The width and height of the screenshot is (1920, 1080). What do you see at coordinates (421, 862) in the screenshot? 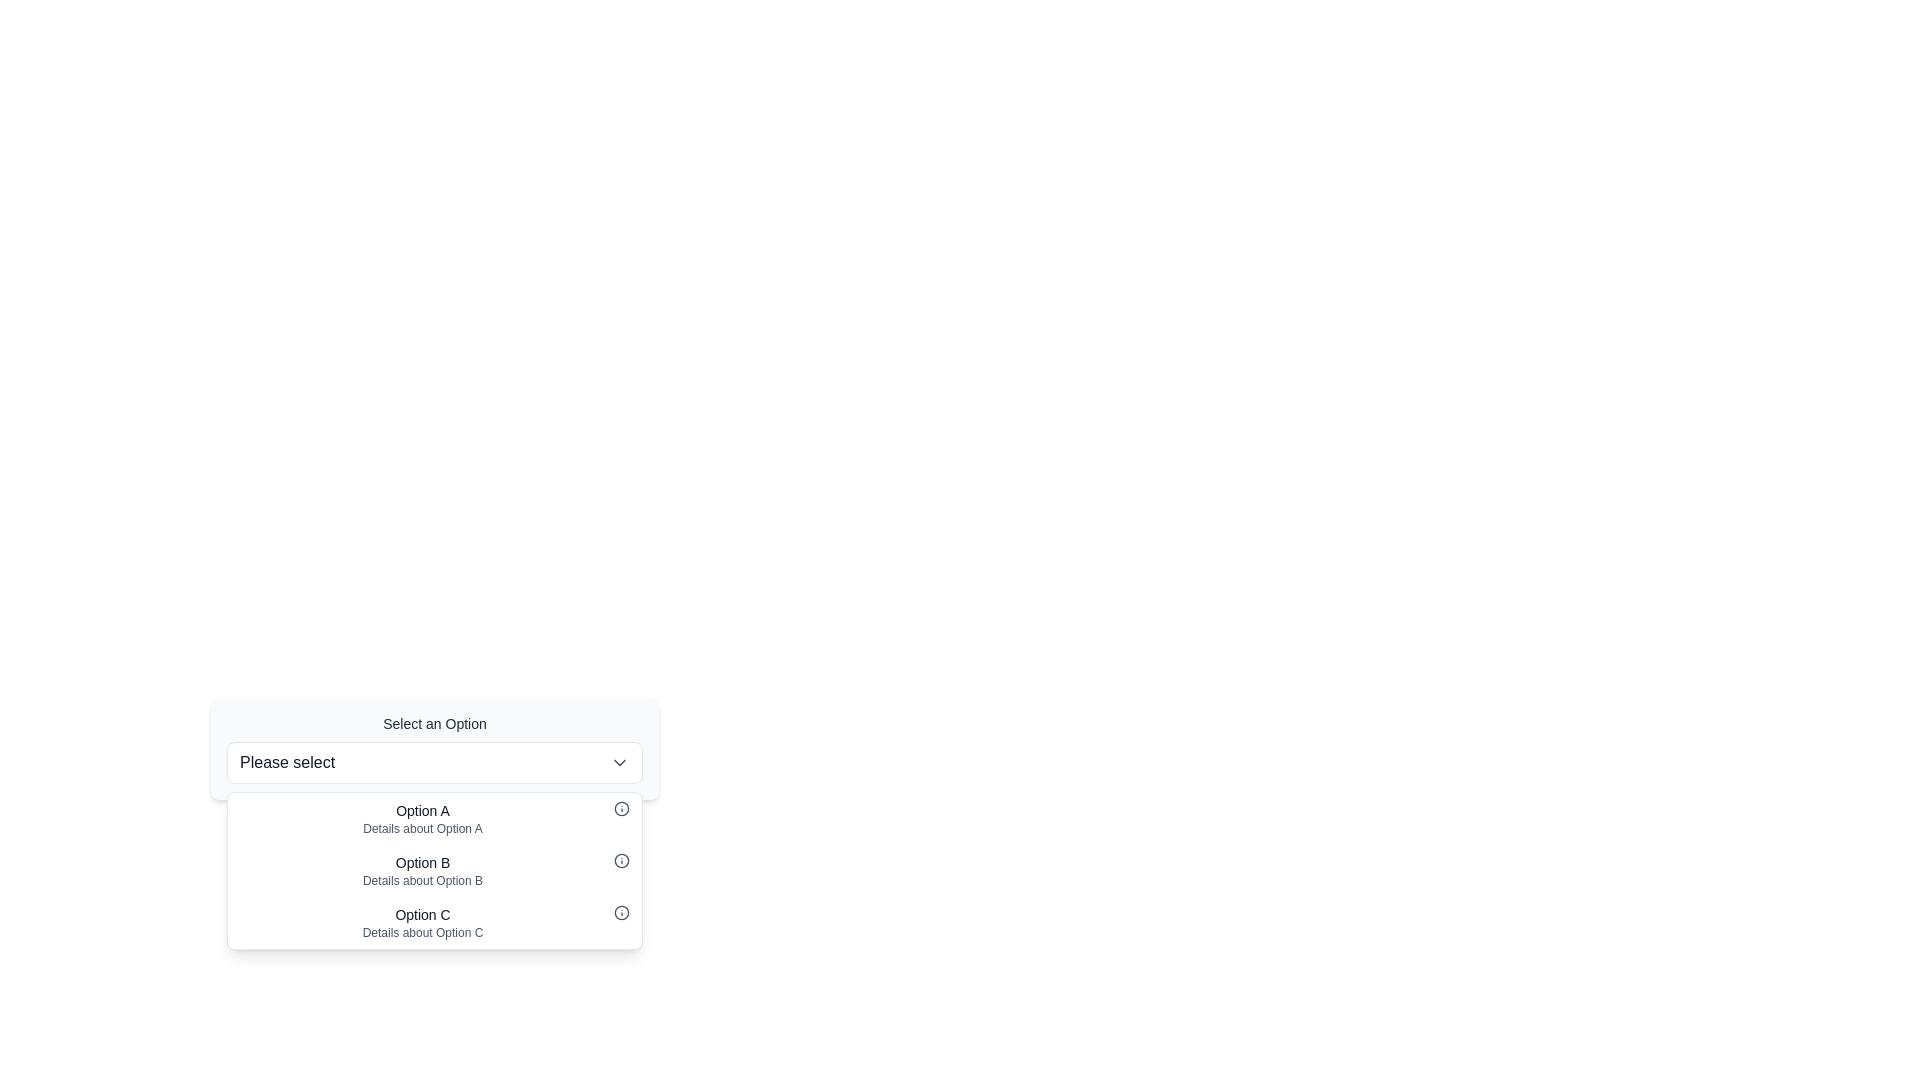
I see `the 'Option B' label in the dropdown menu` at bounding box center [421, 862].